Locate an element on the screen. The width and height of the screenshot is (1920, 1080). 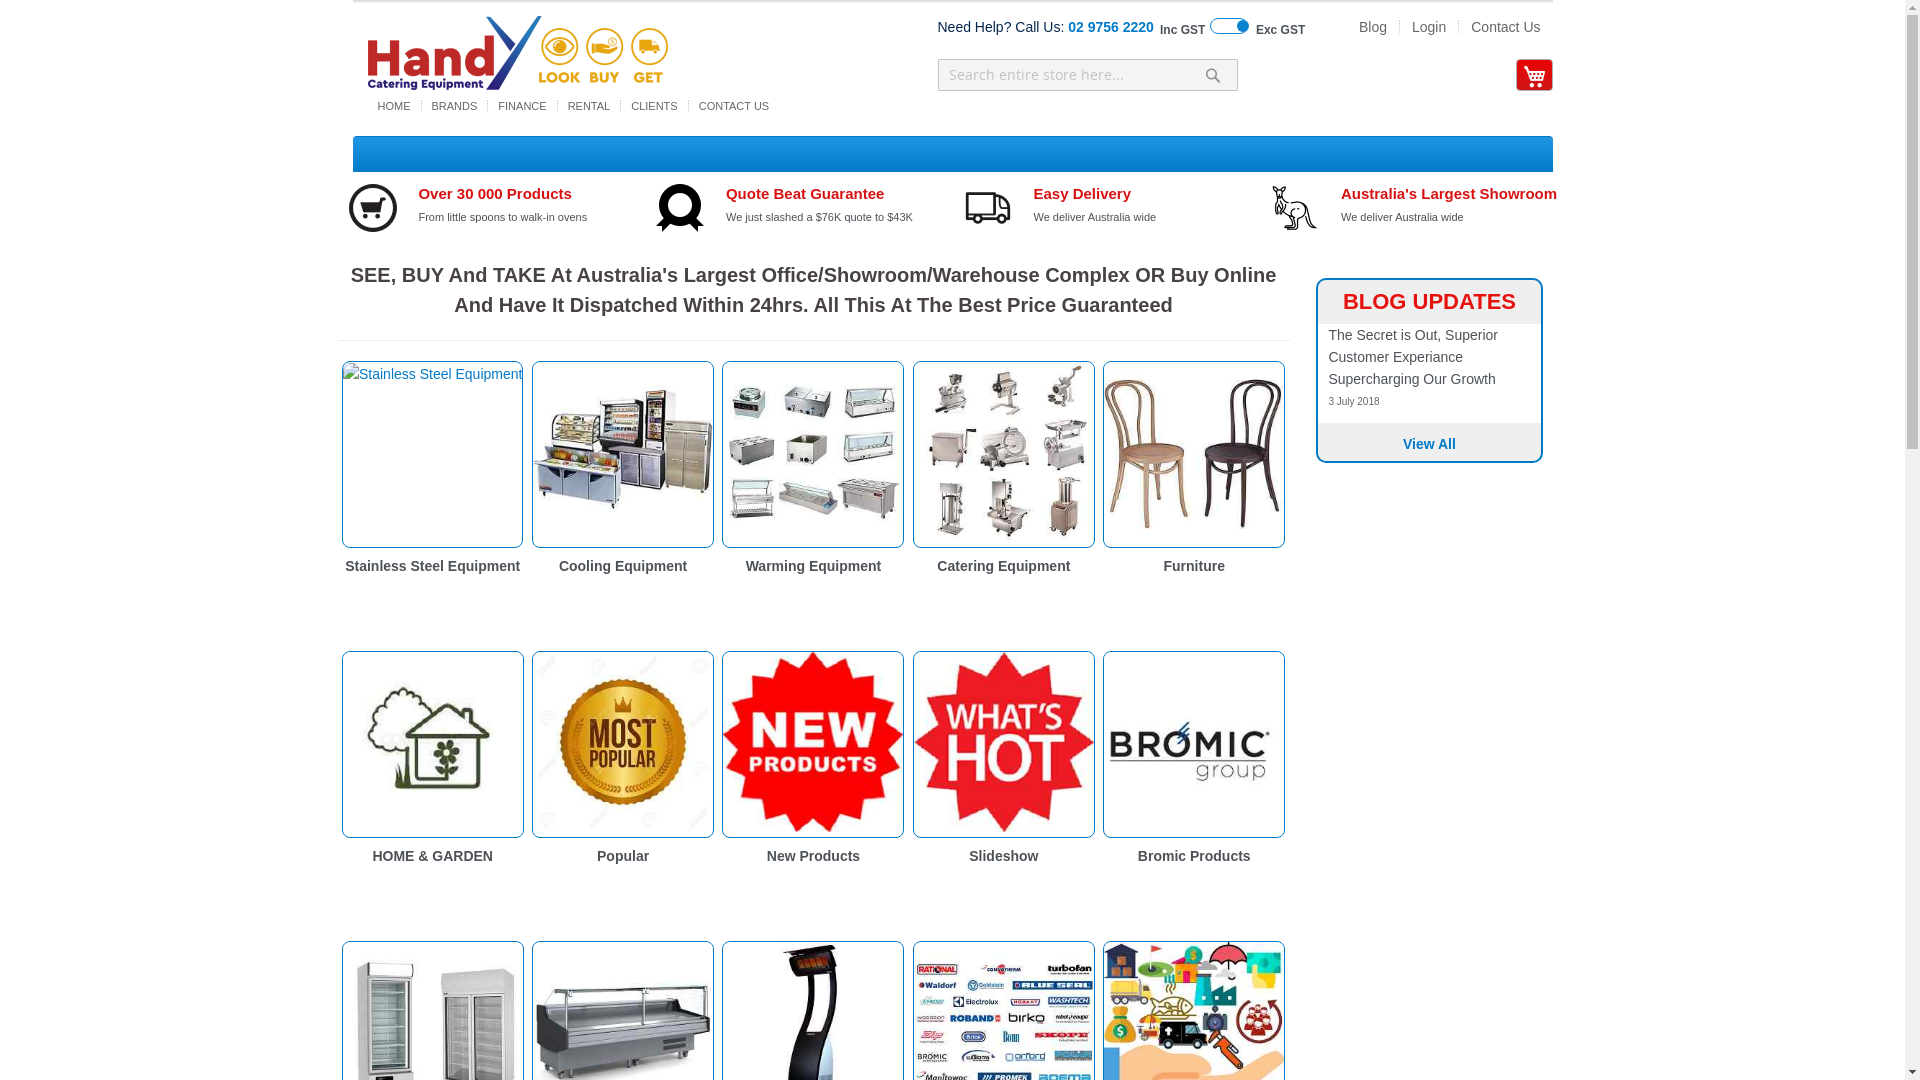
'Australia'S Largest Showroom' is located at coordinates (1449, 193).